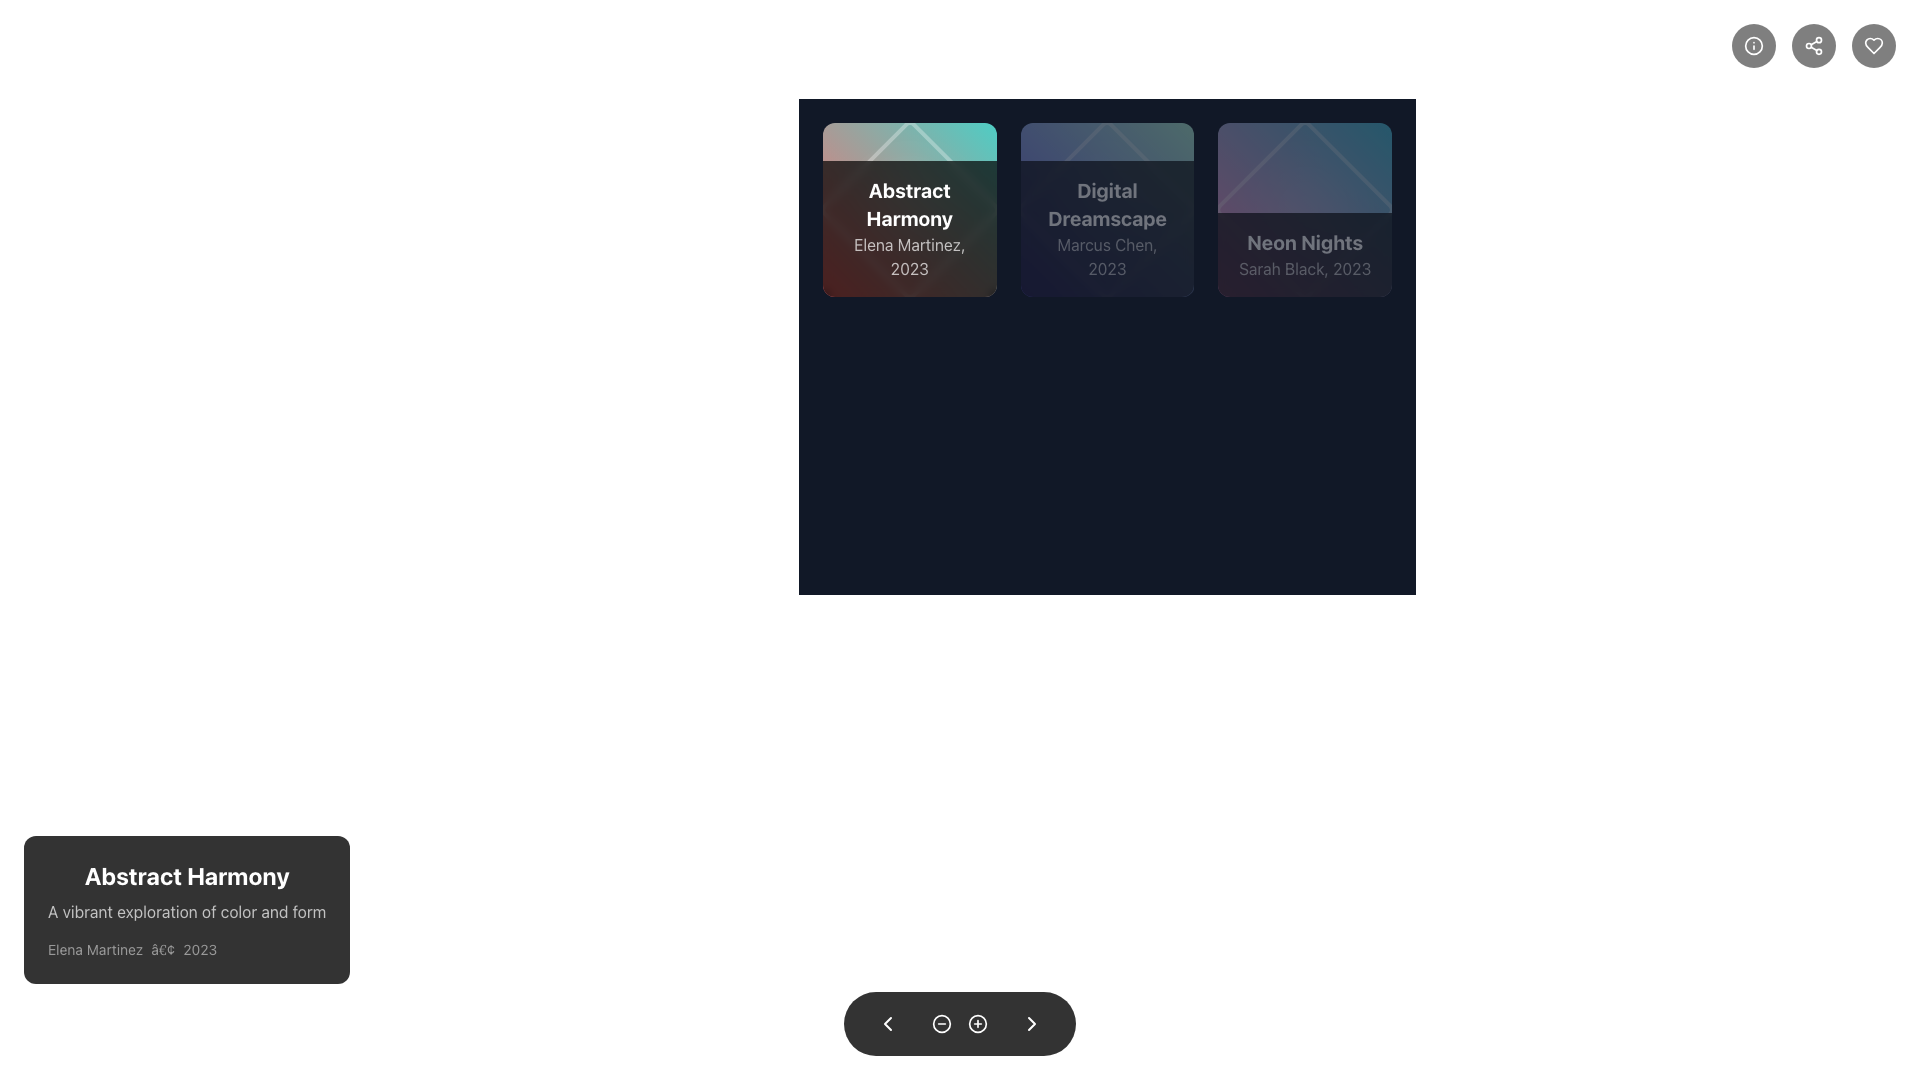 This screenshot has width=1920, height=1080. What do you see at coordinates (187, 874) in the screenshot?
I see `the bold text label that reads 'Abstract Harmony', which is prominently displayed at the top of an informative card in white font against a dark background` at bounding box center [187, 874].